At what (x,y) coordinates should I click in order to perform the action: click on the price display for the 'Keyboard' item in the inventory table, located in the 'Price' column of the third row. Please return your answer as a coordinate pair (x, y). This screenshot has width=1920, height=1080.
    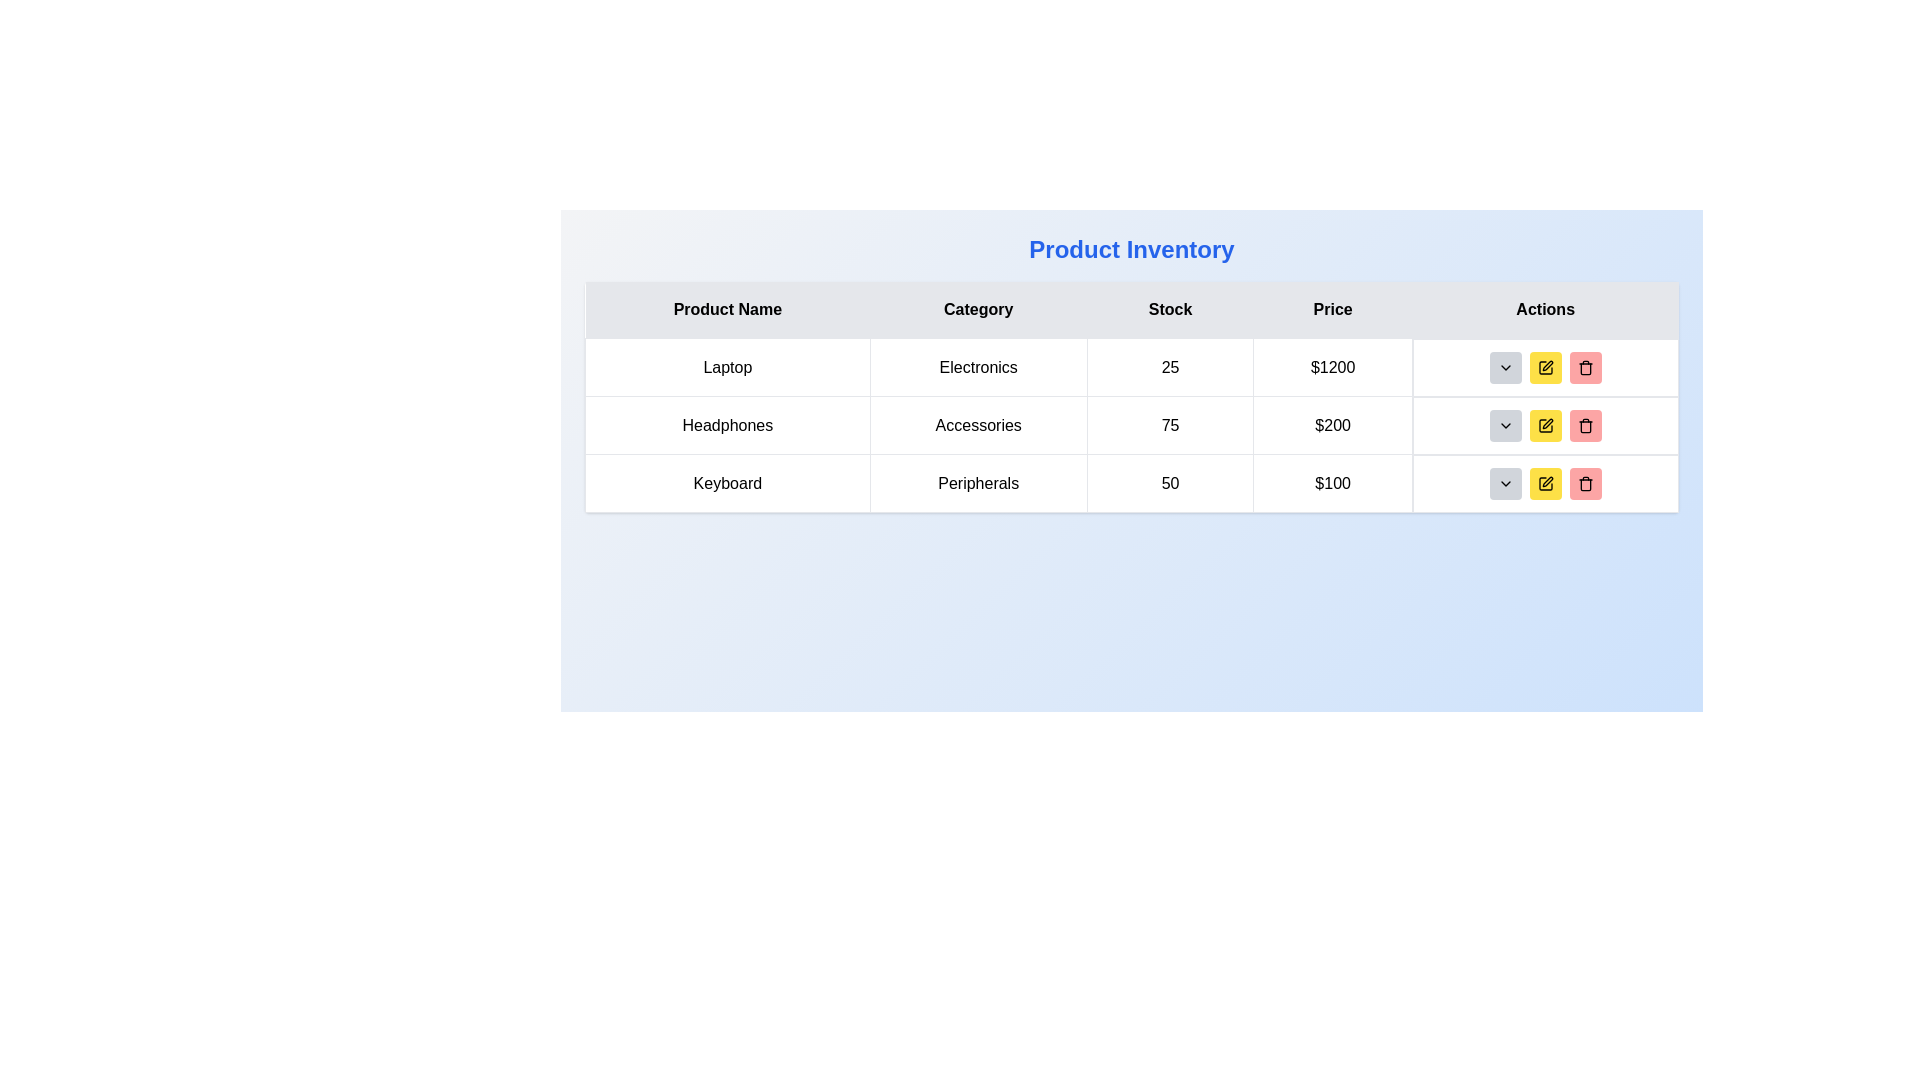
    Looking at the image, I should click on (1333, 483).